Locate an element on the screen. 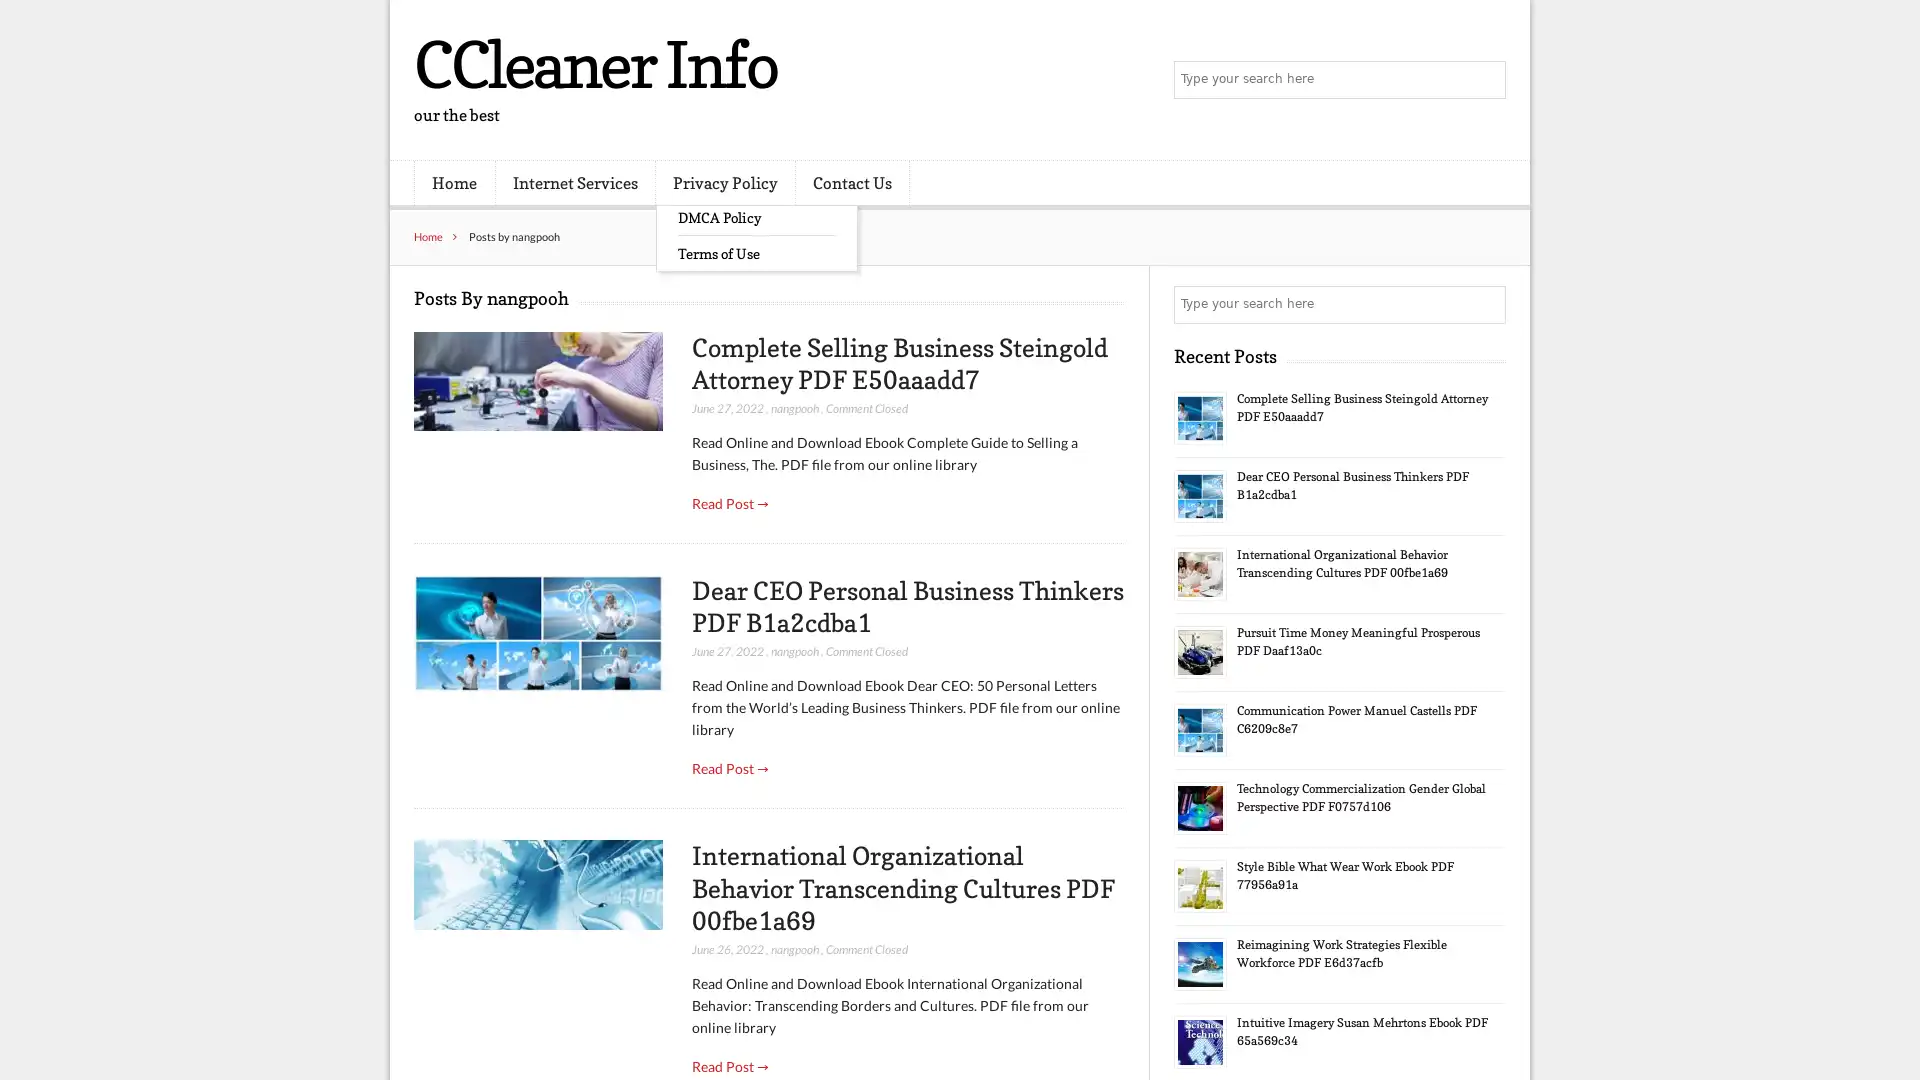 Image resolution: width=1920 pixels, height=1080 pixels. Search is located at coordinates (1485, 304).